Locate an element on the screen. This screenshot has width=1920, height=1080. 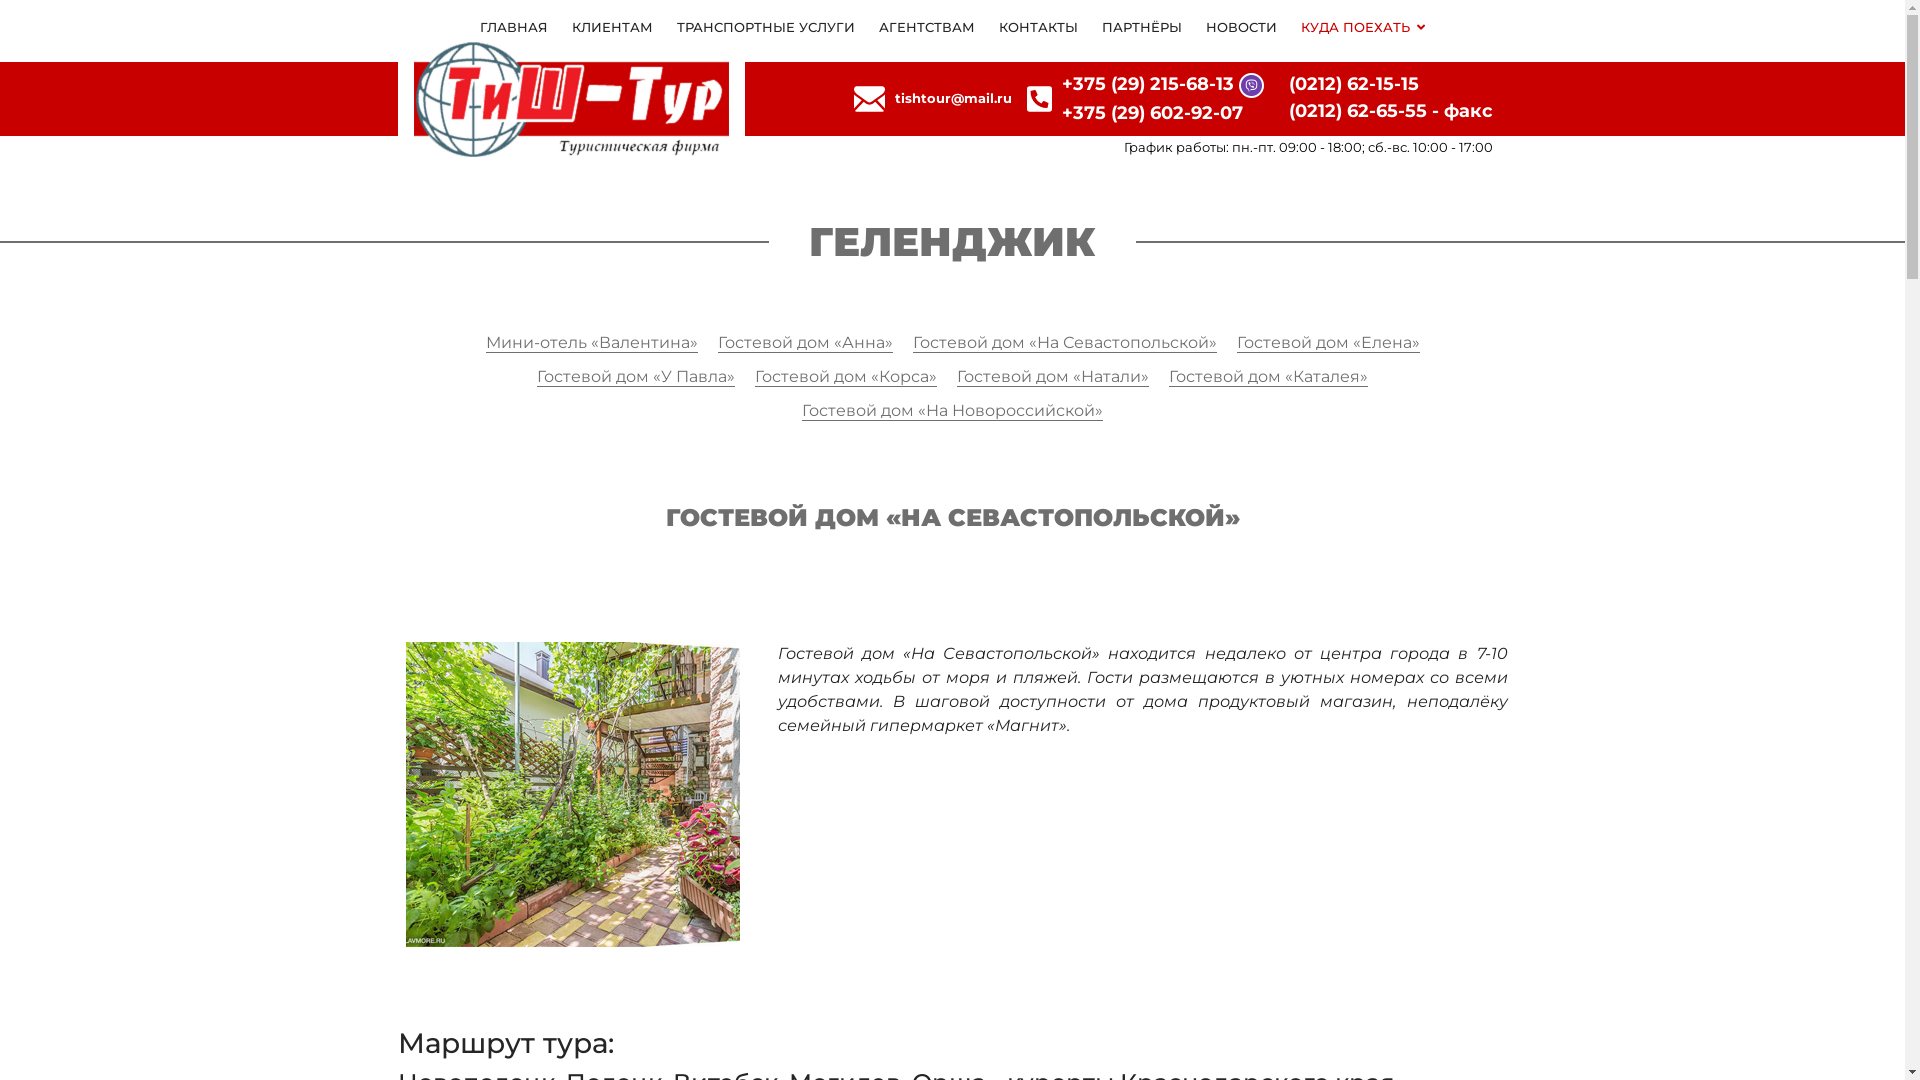
'+375 (29) 602-92-07' is located at coordinates (1152, 112).